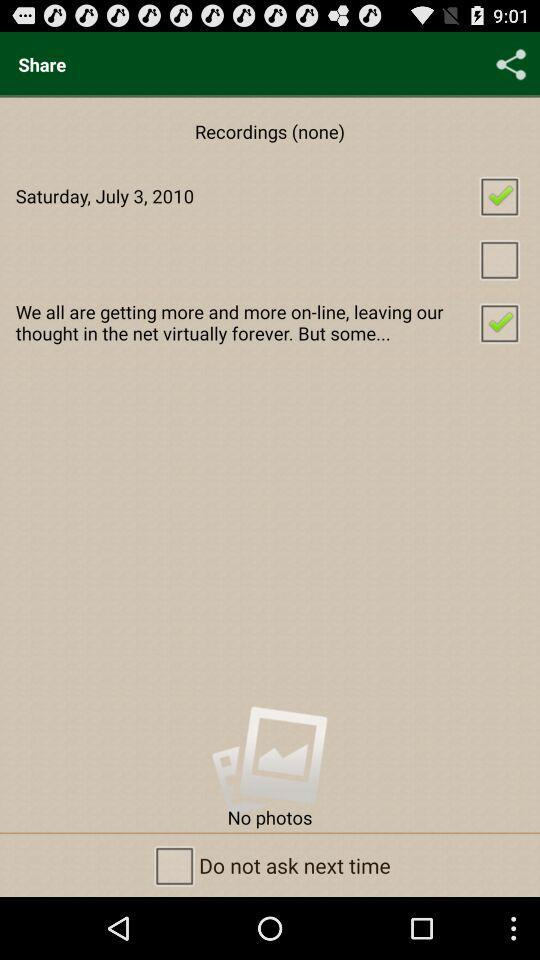 This screenshot has width=540, height=960. Describe the element at coordinates (270, 322) in the screenshot. I see `the we all are checkbox` at that location.